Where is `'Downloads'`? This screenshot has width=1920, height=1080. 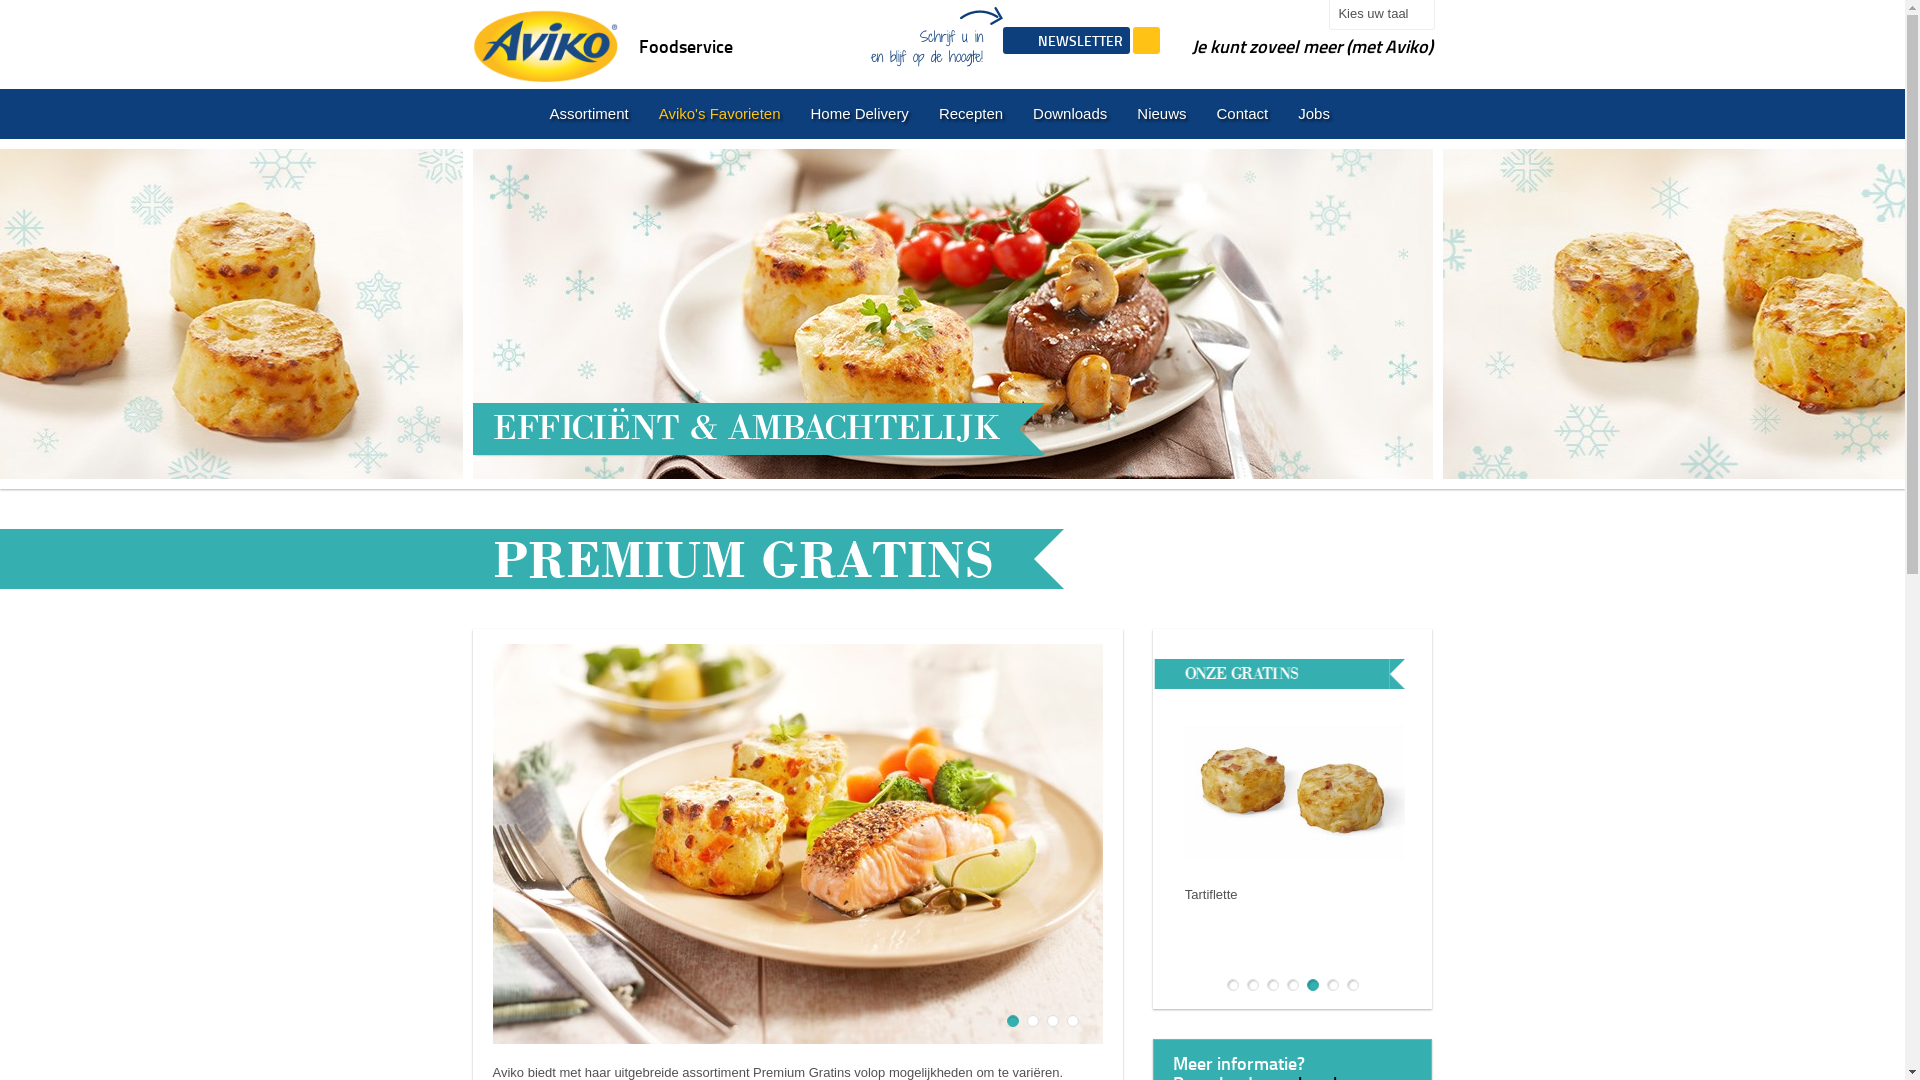
'Downloads' is located at coordinates (1069, 114).